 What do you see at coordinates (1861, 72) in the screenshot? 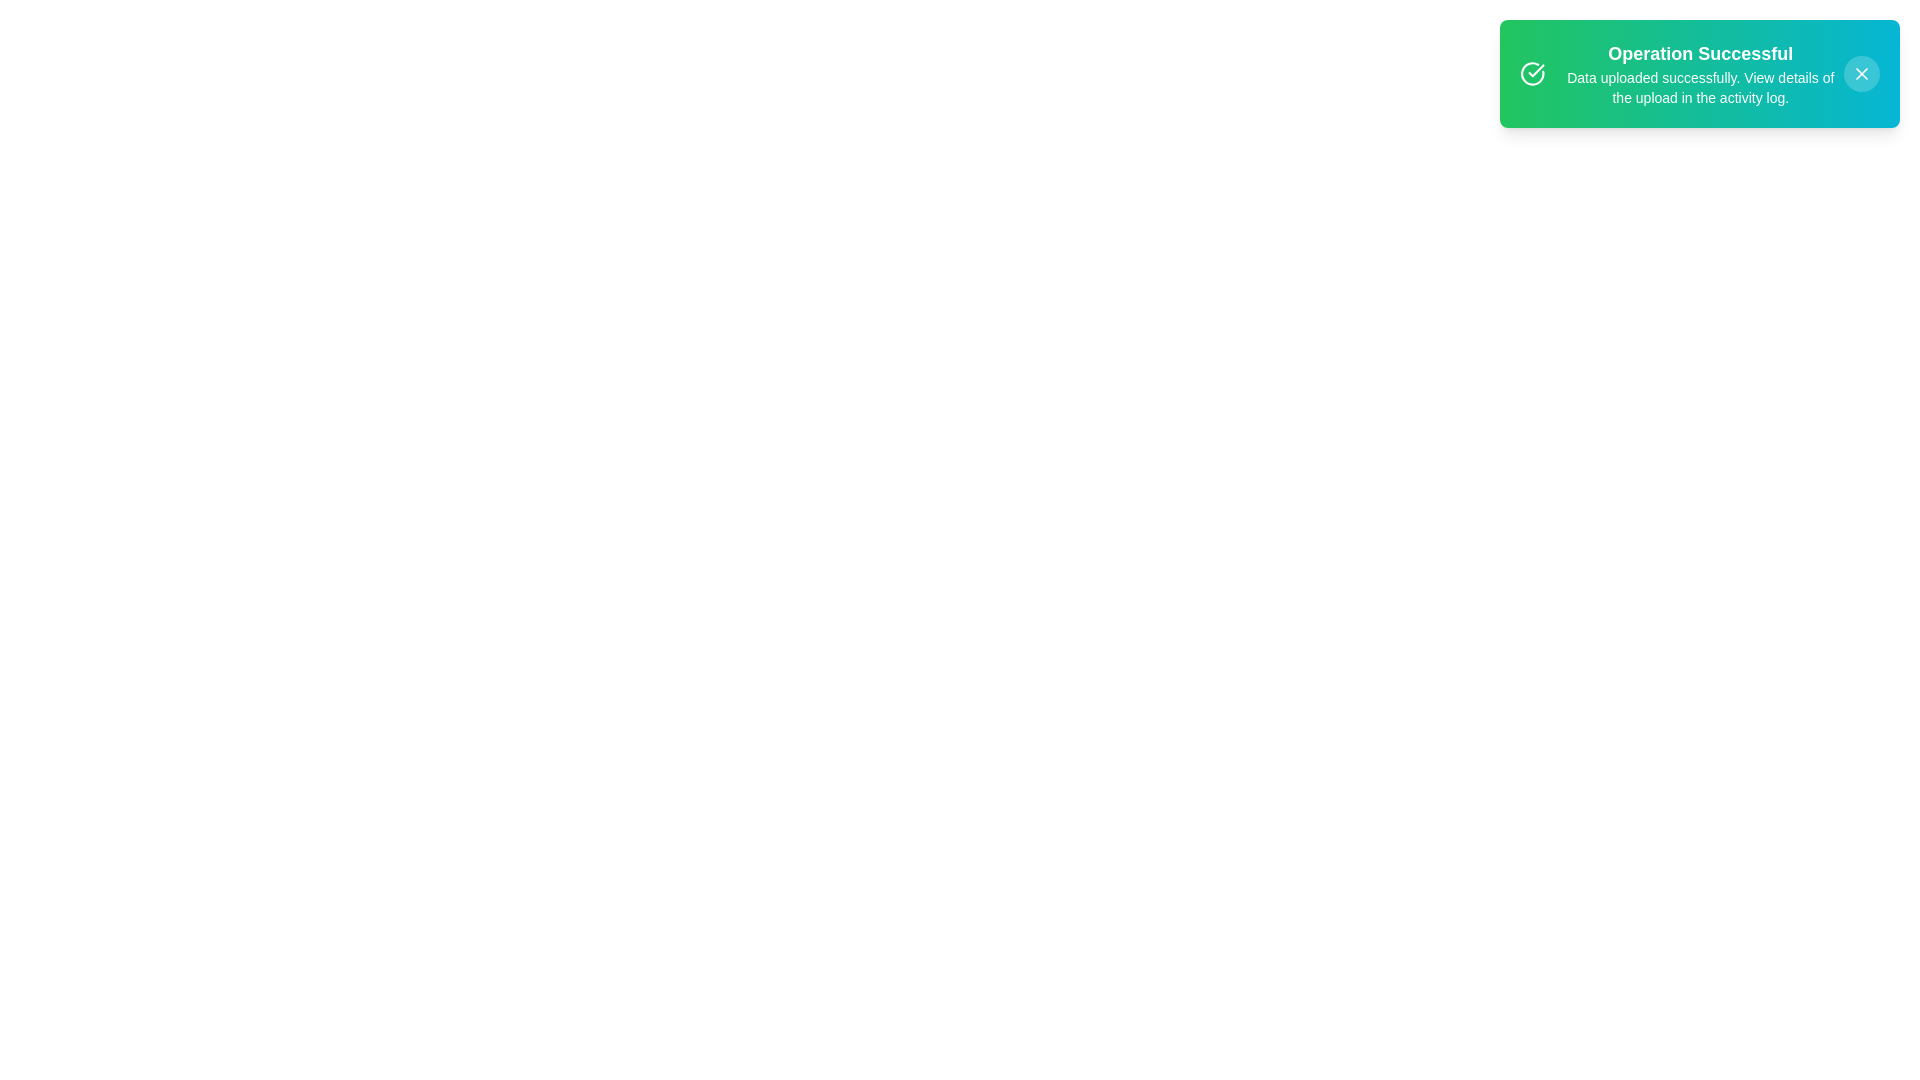
I see `the Close icon represented by an 'X' in the top-right corner of the notification message box` at bounding box center [1861, 72].